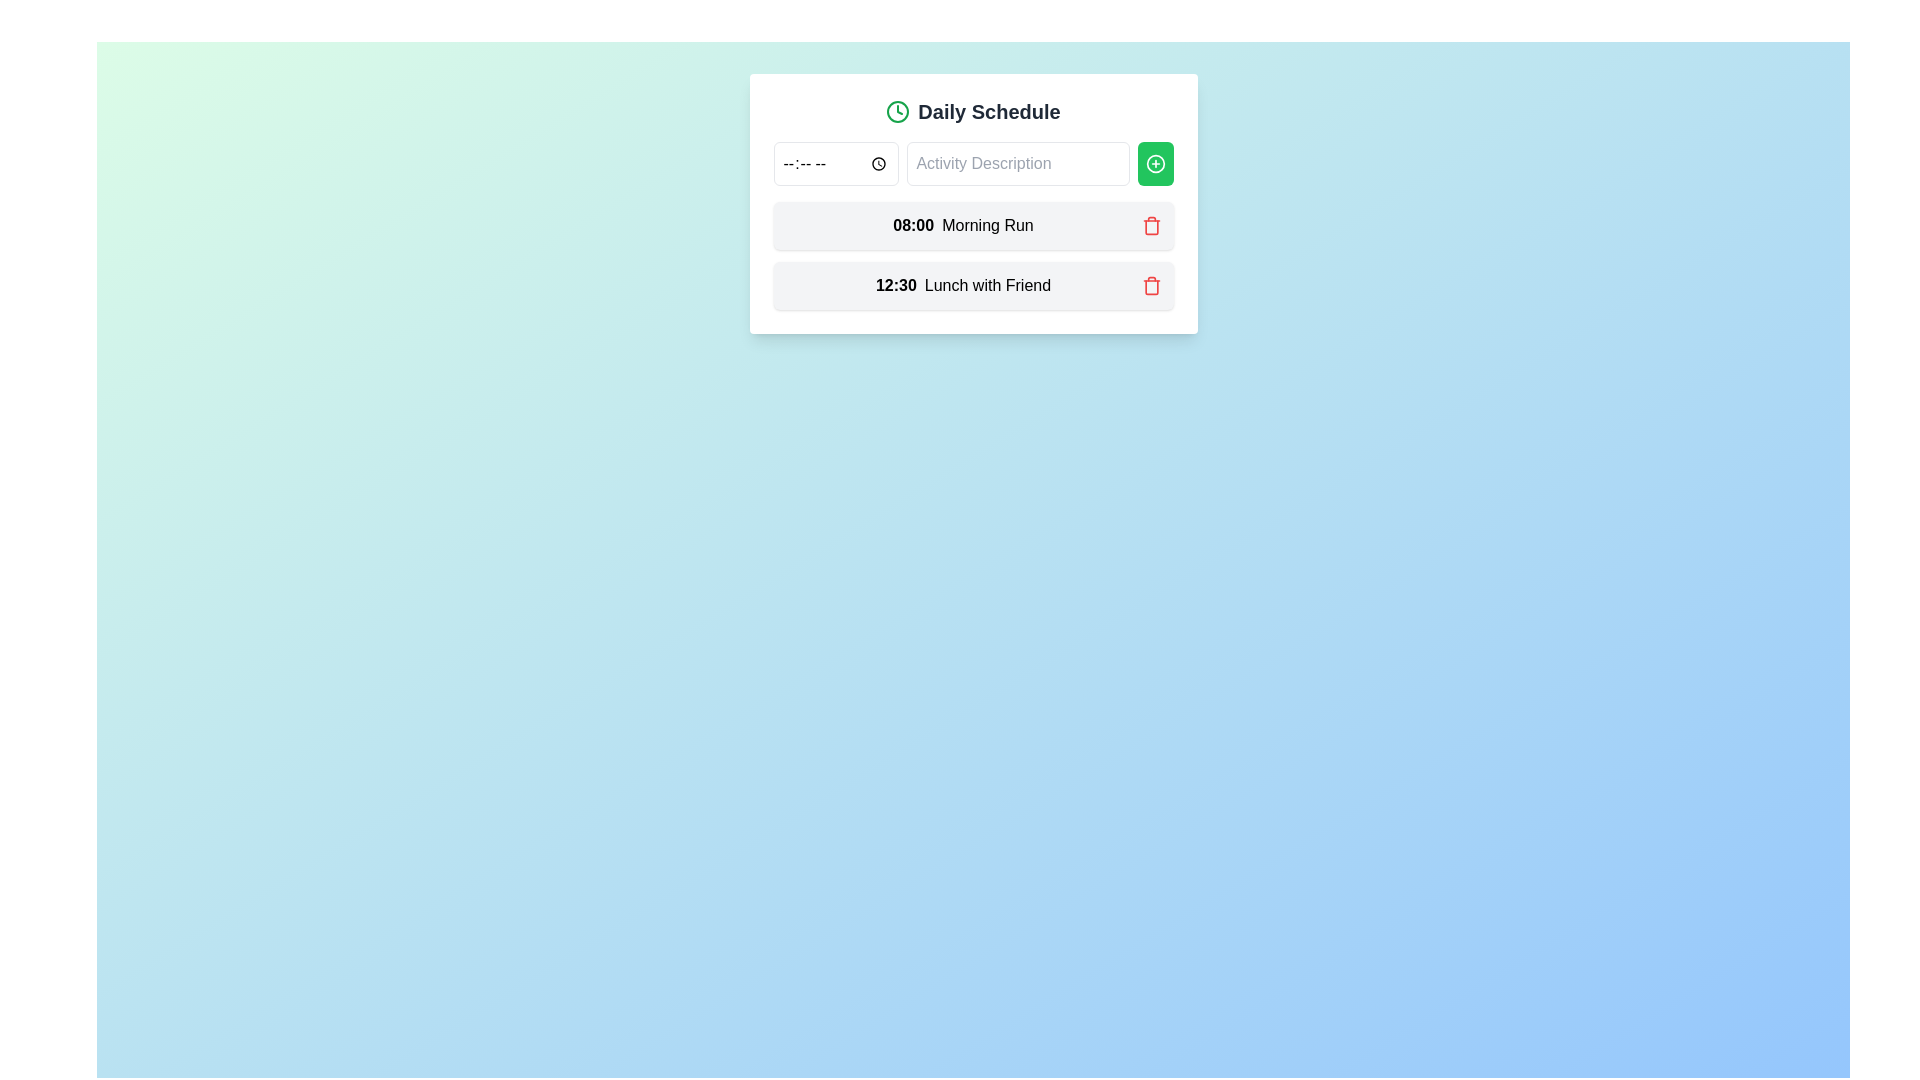  What do you see at coordinates (1155, 163) in the screenshot?
I see `the circular '+' button with a green background located at the rightmost end of the input bar under the 'Daily Schedule' heading` at bounding box center [1155, 163].